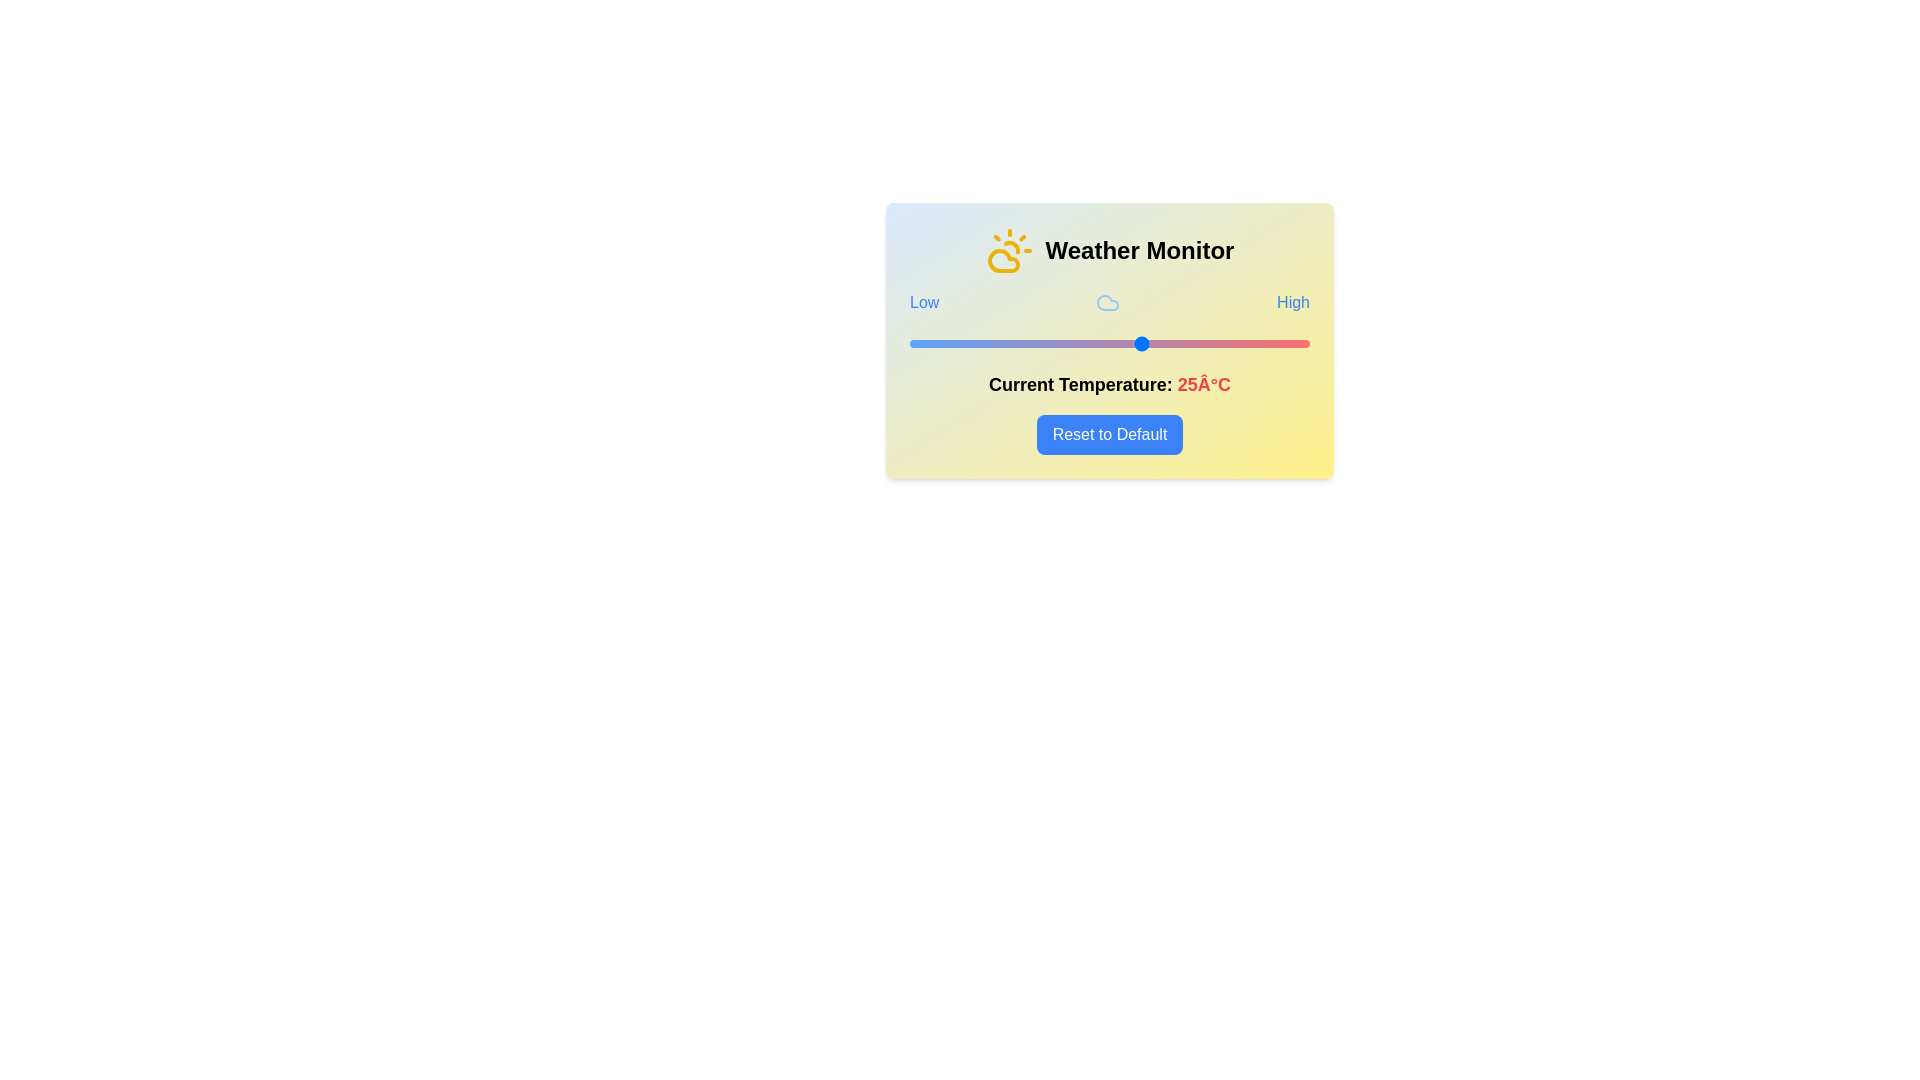  I want to click on the temperature to 23°C using the slider, so click(1129, 342).